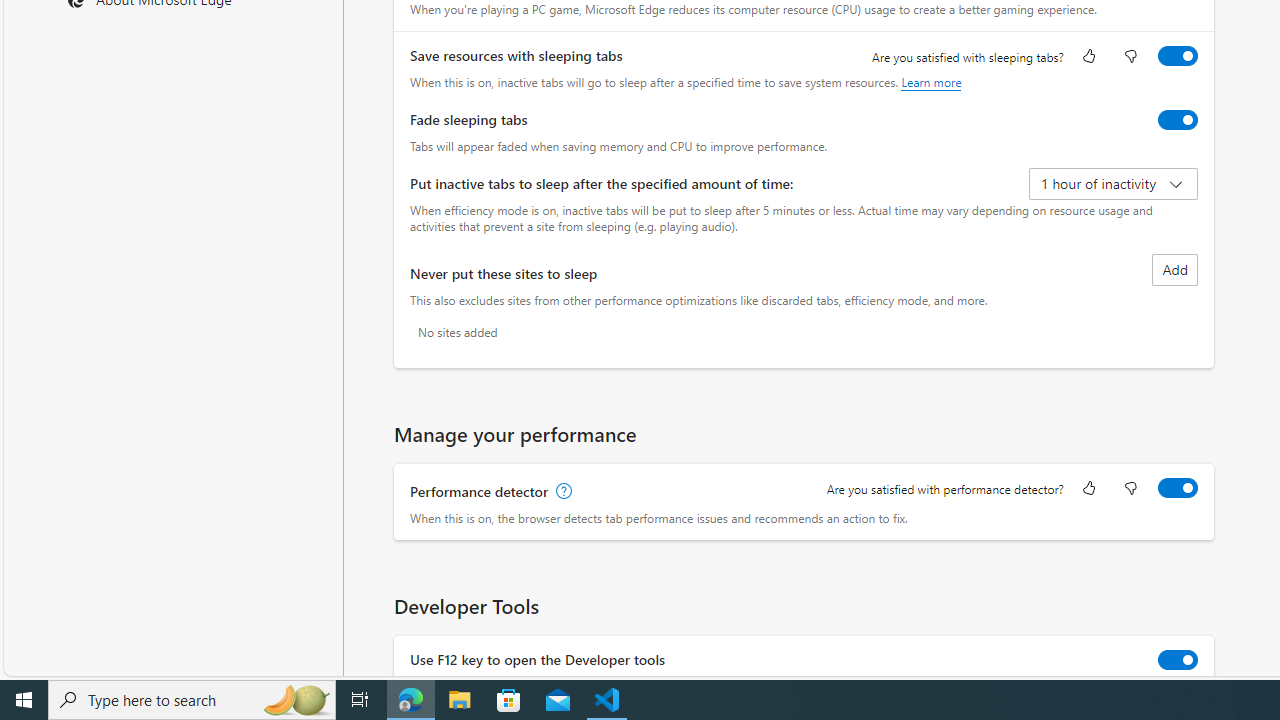  Describe the element at coordinates (1178, 488) in the screenshot. I see `'Performance detector'` at that location.